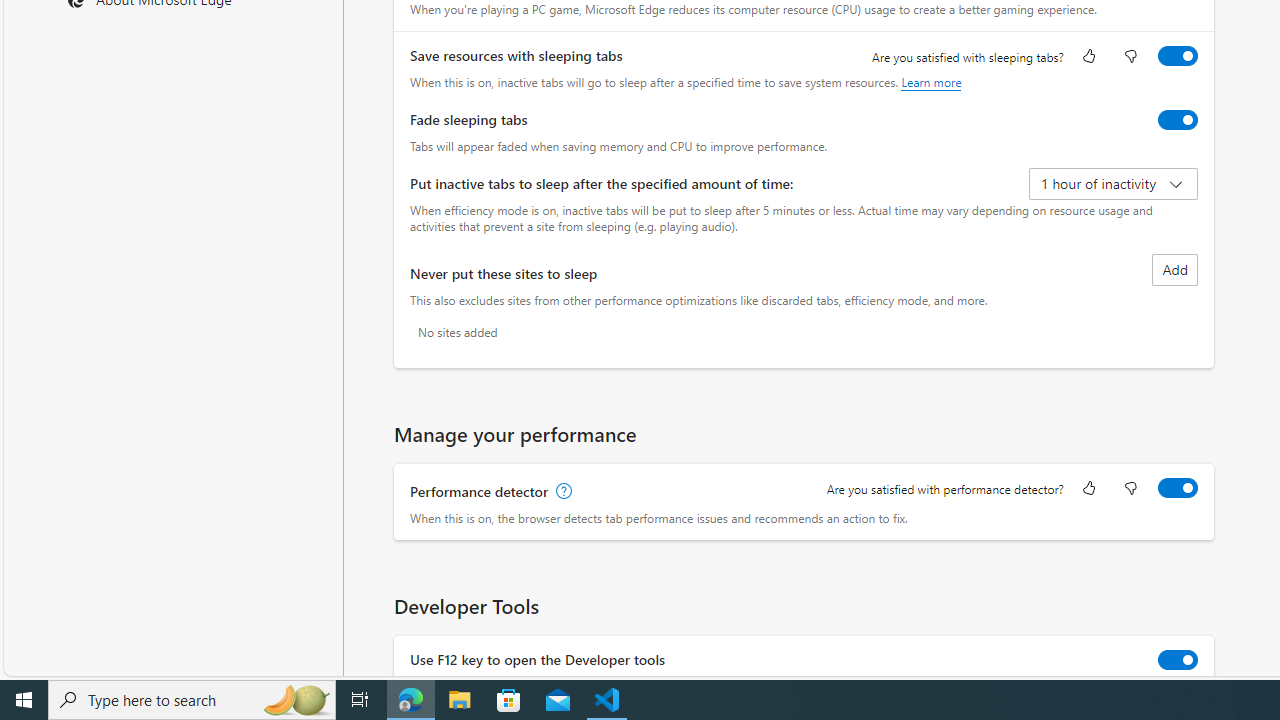  Describe the element at coordinates (1178, 488) in the screenshot. I see `'Performance detector'` at that location.